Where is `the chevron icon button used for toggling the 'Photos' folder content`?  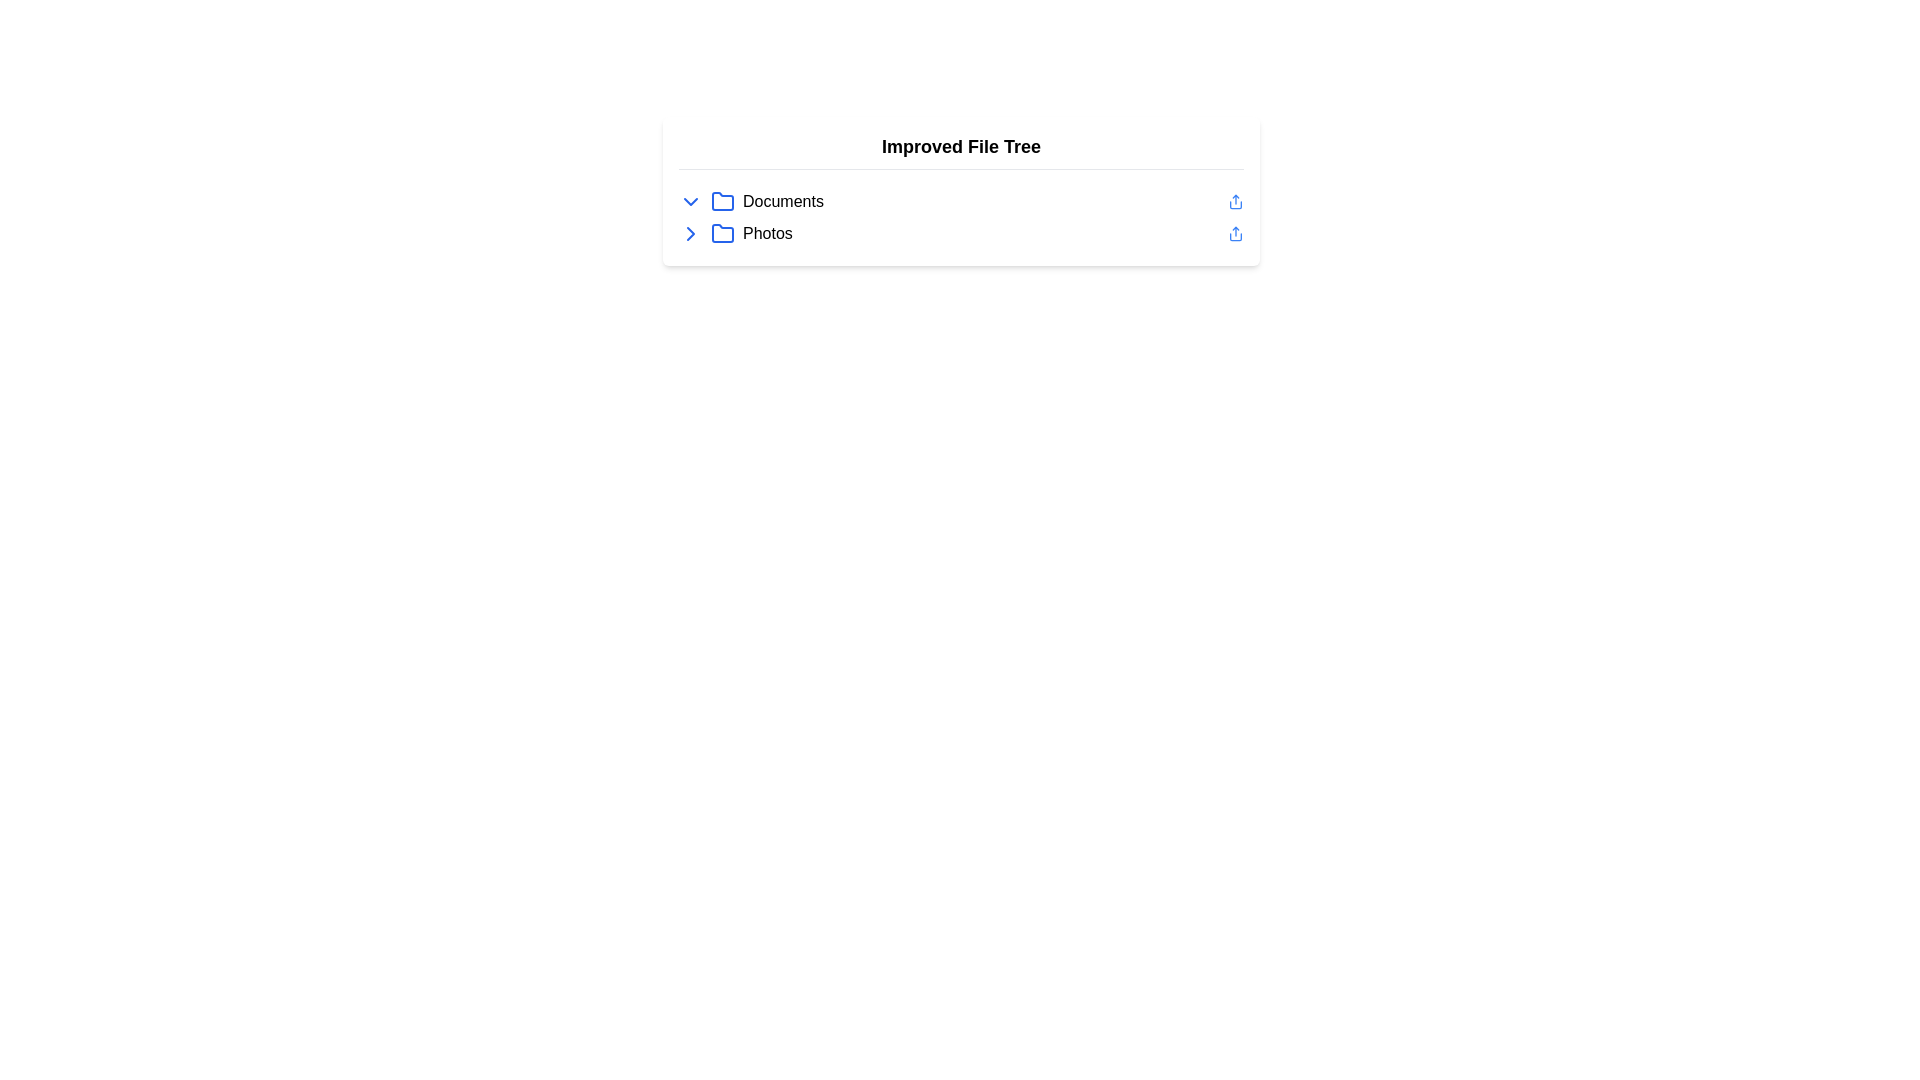
the chevron icon button used for toggling the 'Photos' folder content is located at coordinates (691, 233).